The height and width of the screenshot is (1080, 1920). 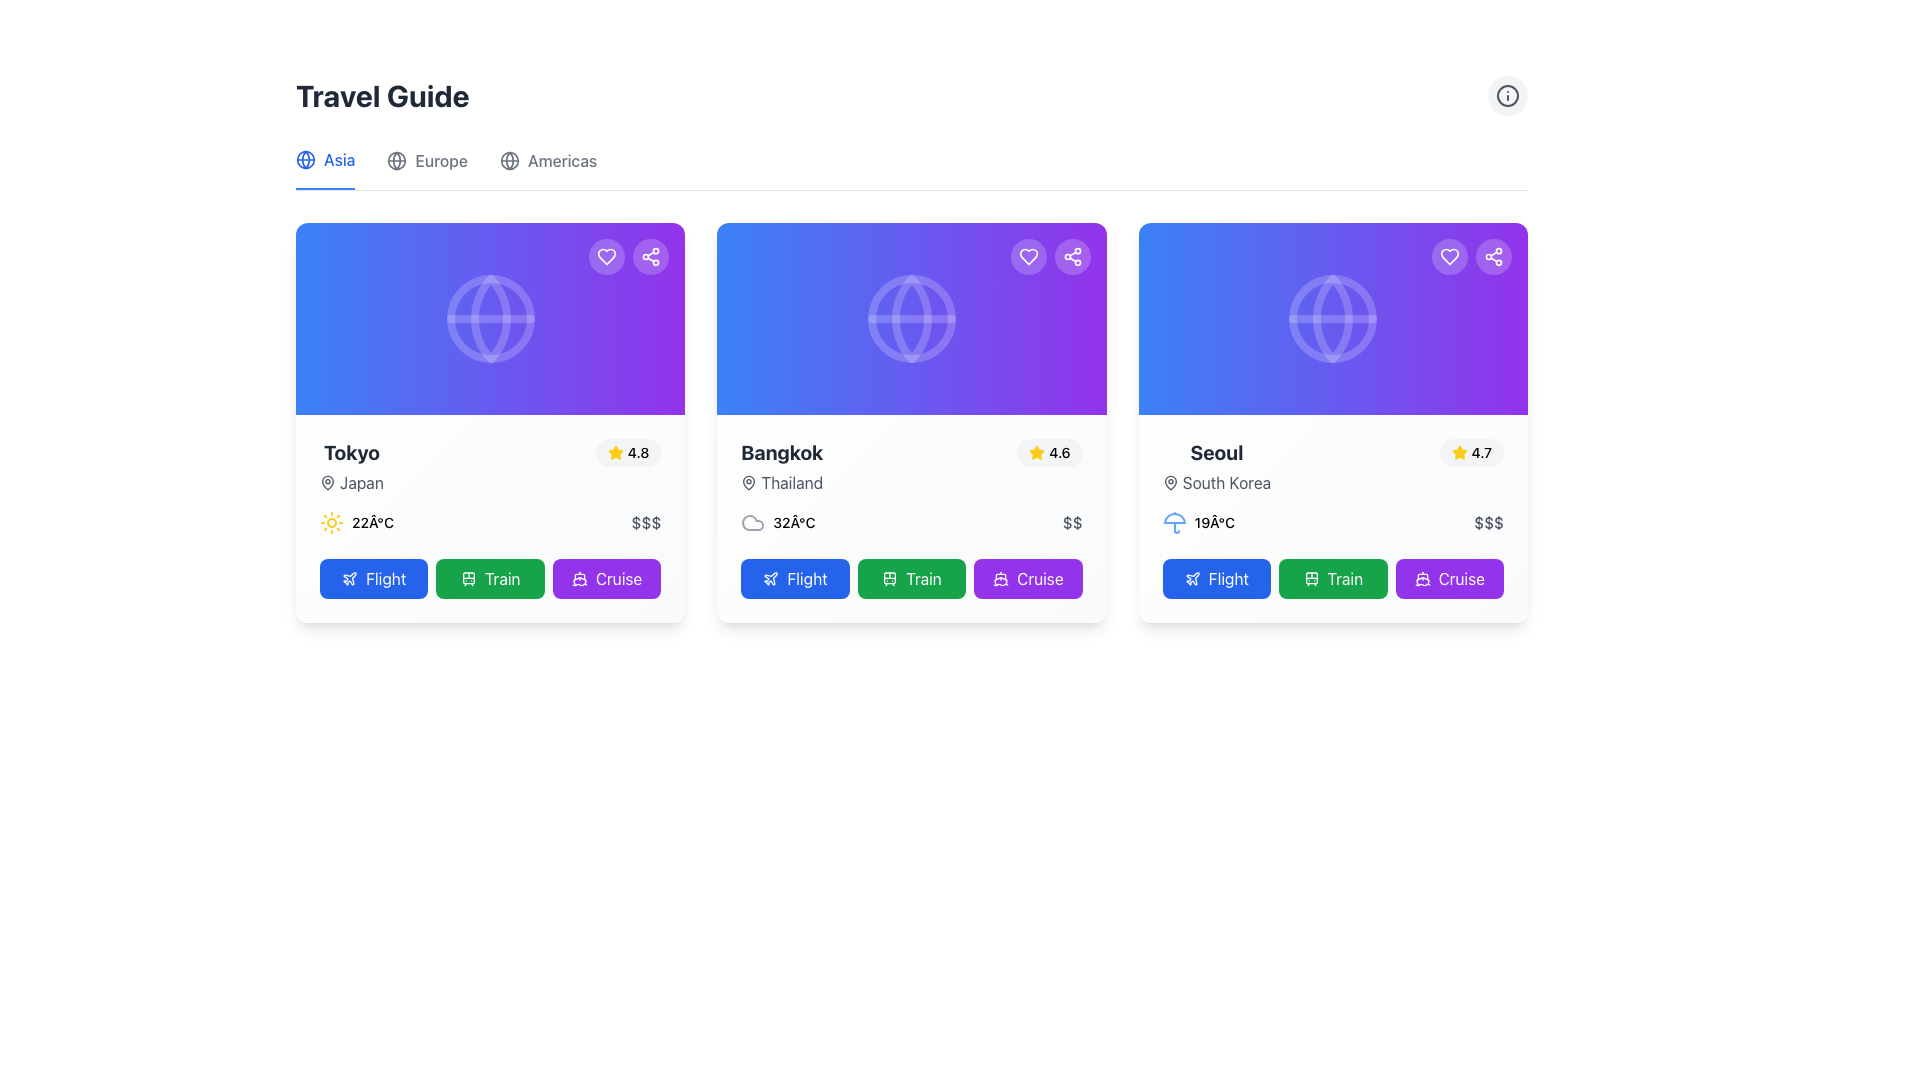 What do you see at coordinates (440, 160) in the screenshot?
I see `the 'Europe' text label located centrally in the horizontal navigation bar below the title 'Travel Guide'` at bounding box center [440, 160].